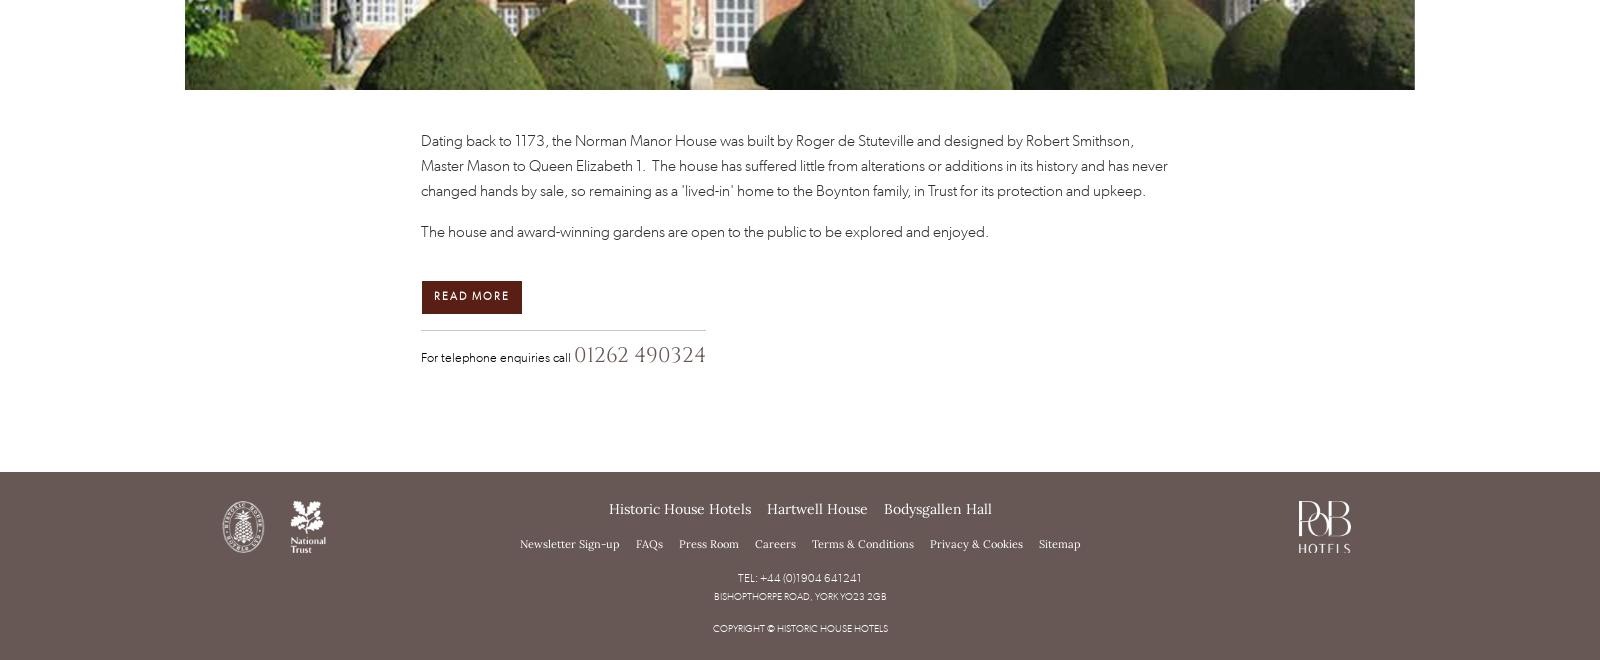  Describe the element at coordinates (608, 508) in the screenshot. I see `'Historic House Hotels'` at that location.